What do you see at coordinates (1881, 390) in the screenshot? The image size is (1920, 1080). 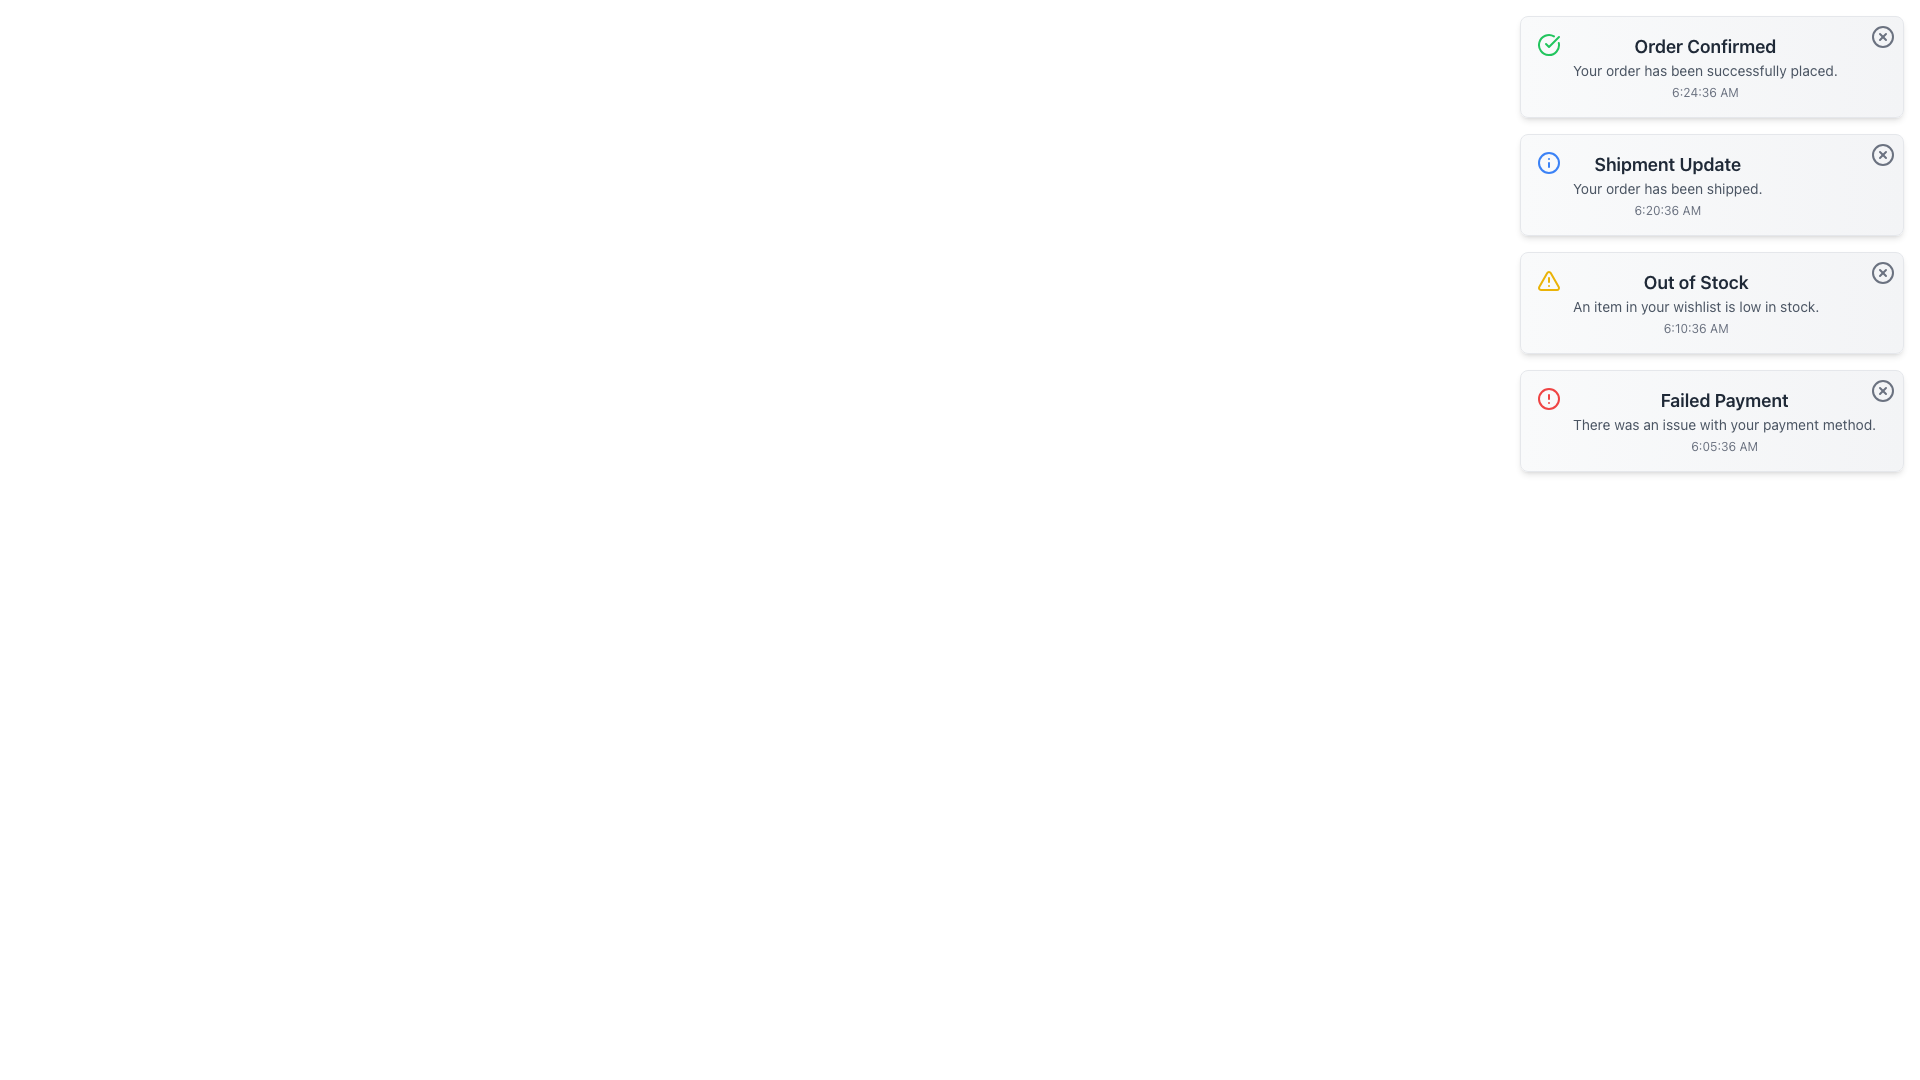 I see `the close button represented by an 'X' symbol inside a circular border located in the top-right corner of the 'Failed Payment' notification card` at bounding box center [1881, 390].